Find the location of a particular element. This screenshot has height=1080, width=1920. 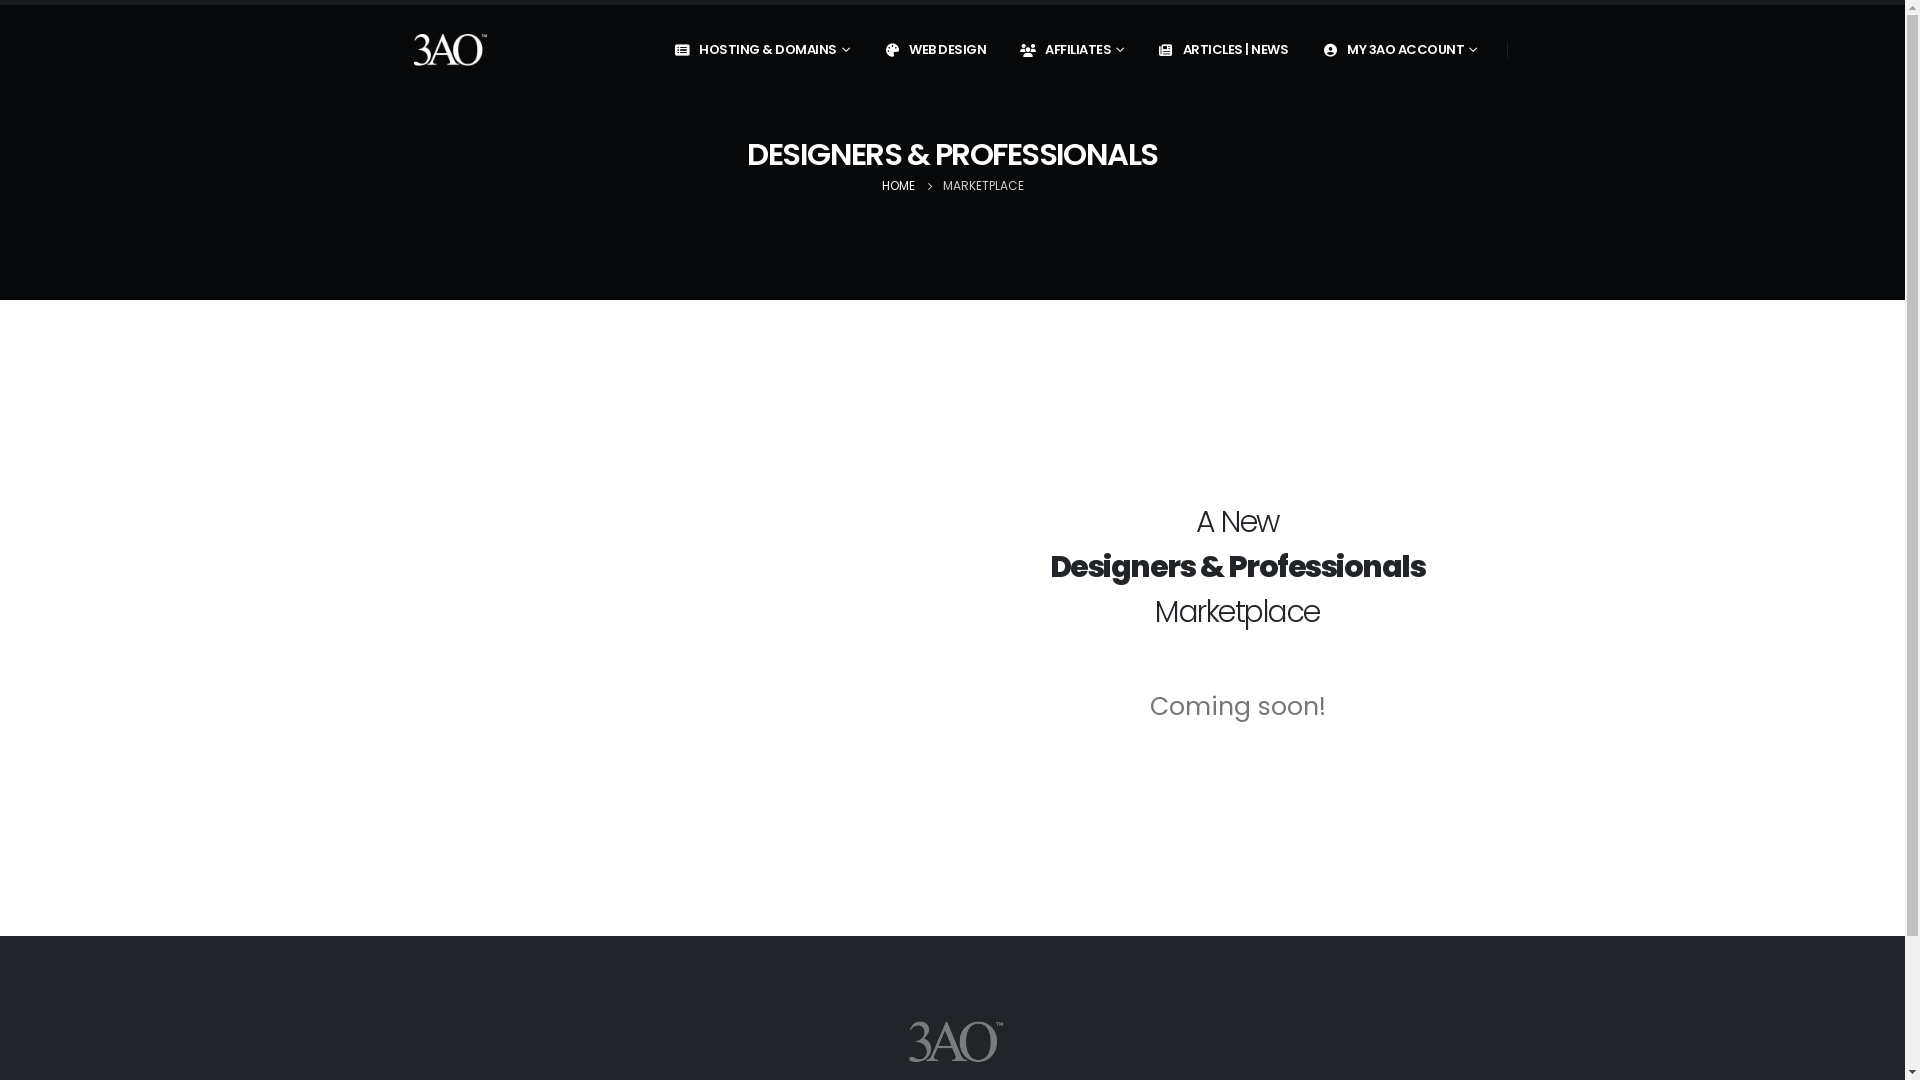

'HOME' is located at coordinates (897, 185).